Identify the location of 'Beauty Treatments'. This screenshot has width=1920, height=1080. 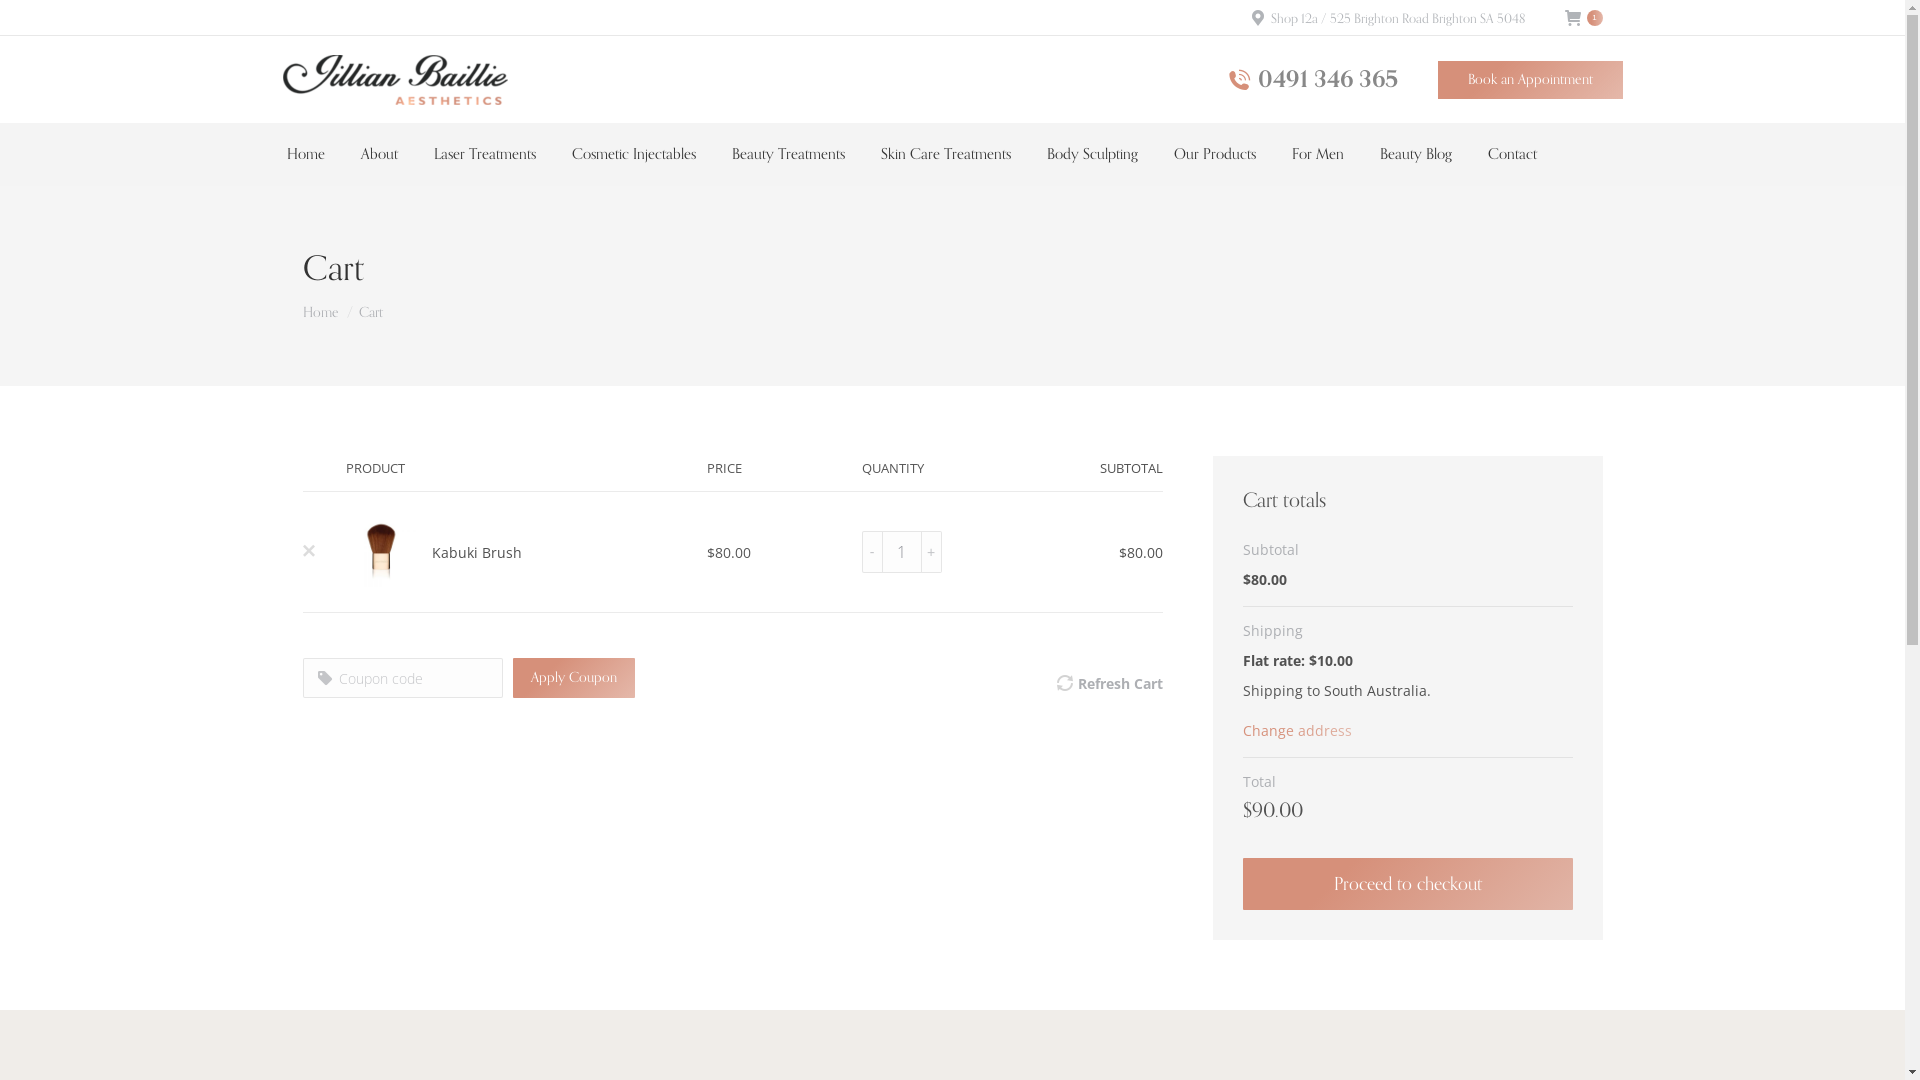
(787, 153).